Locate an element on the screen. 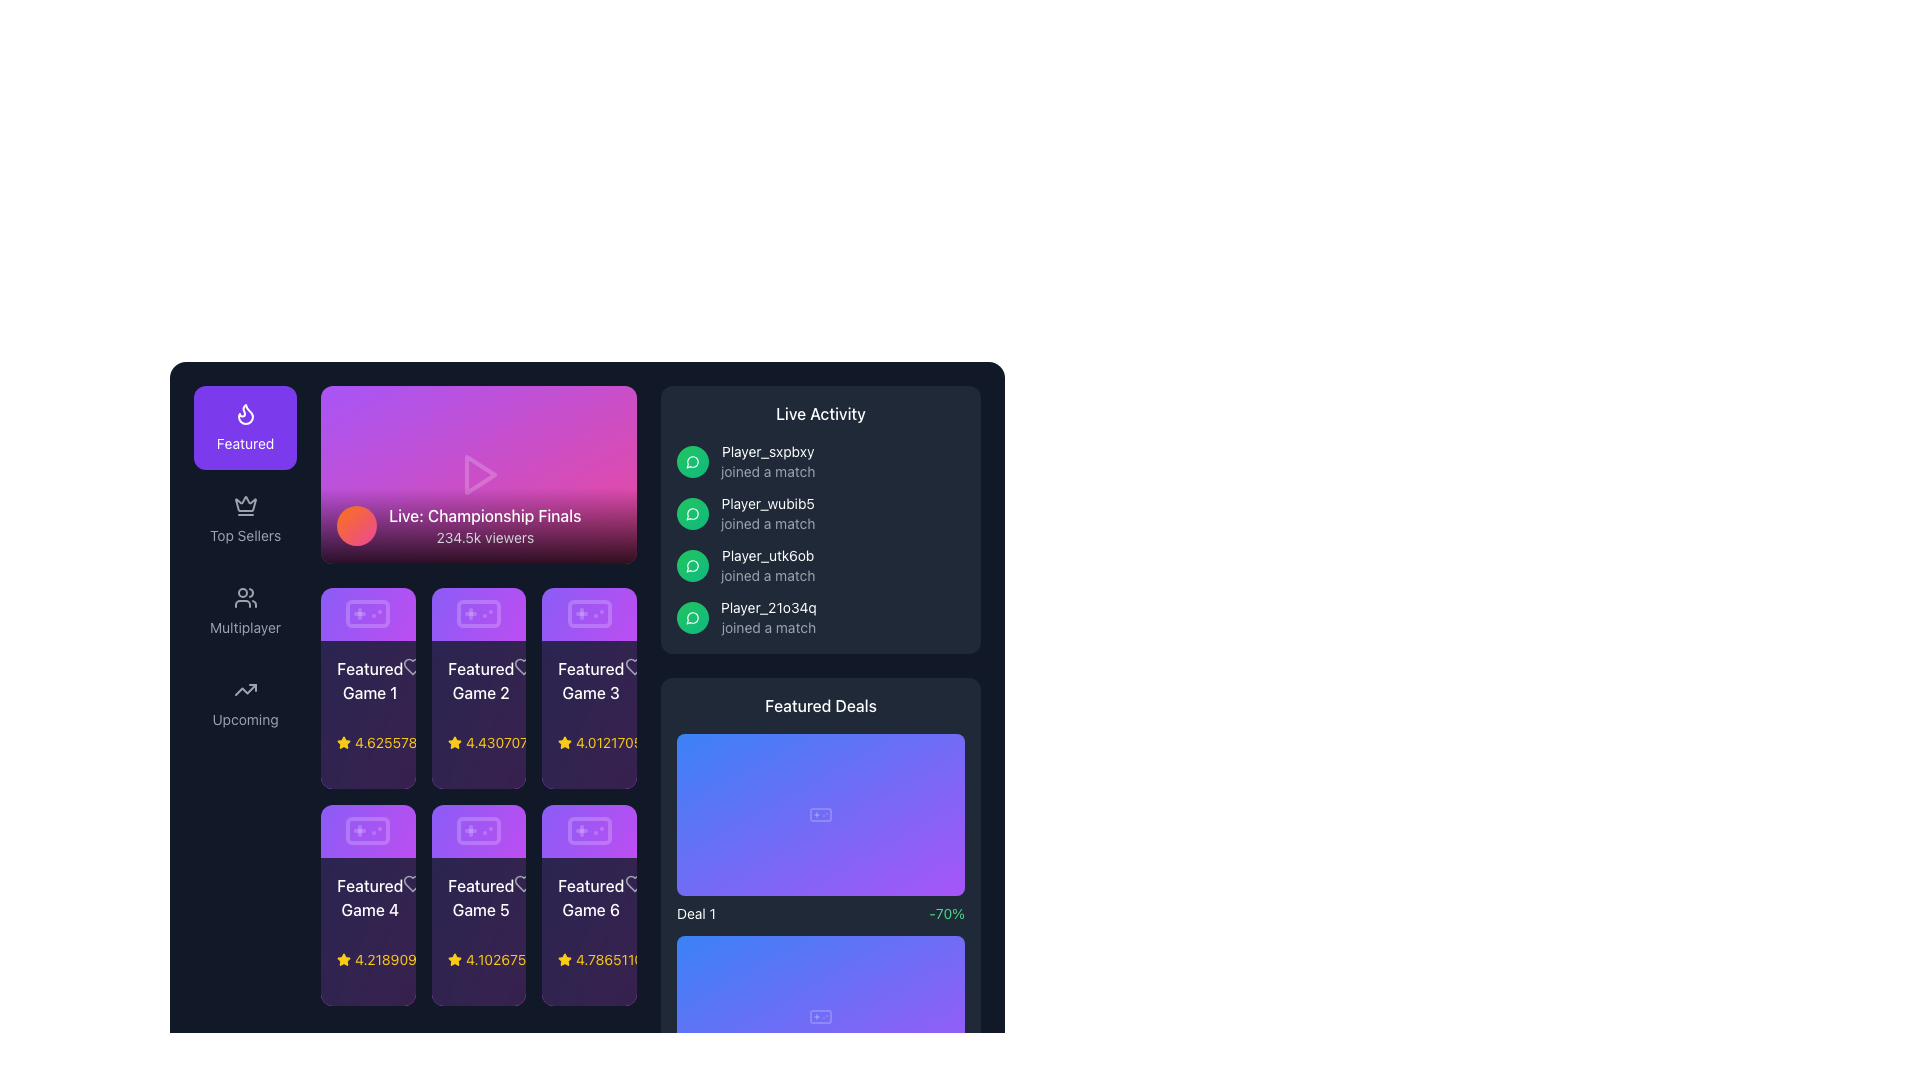 This screenshot has width=1920, height=1080. the text label displaying 'Player_21o34q' in white font is located at coordinates (767, 607).